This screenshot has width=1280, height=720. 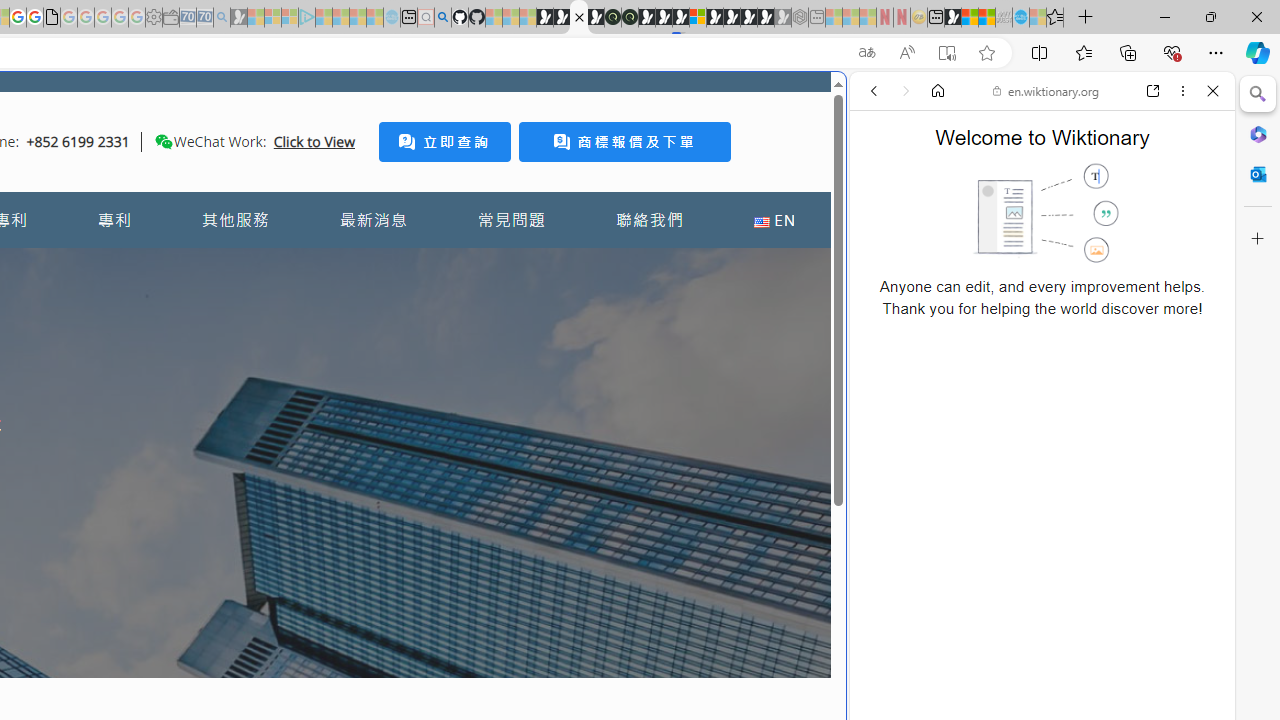 What do you see at coordinates (560, 17) in the screenshot?
I see `'Play Zoo Boom in your browser | Games from Microsoft Start'` at bounding box center [560, 17].